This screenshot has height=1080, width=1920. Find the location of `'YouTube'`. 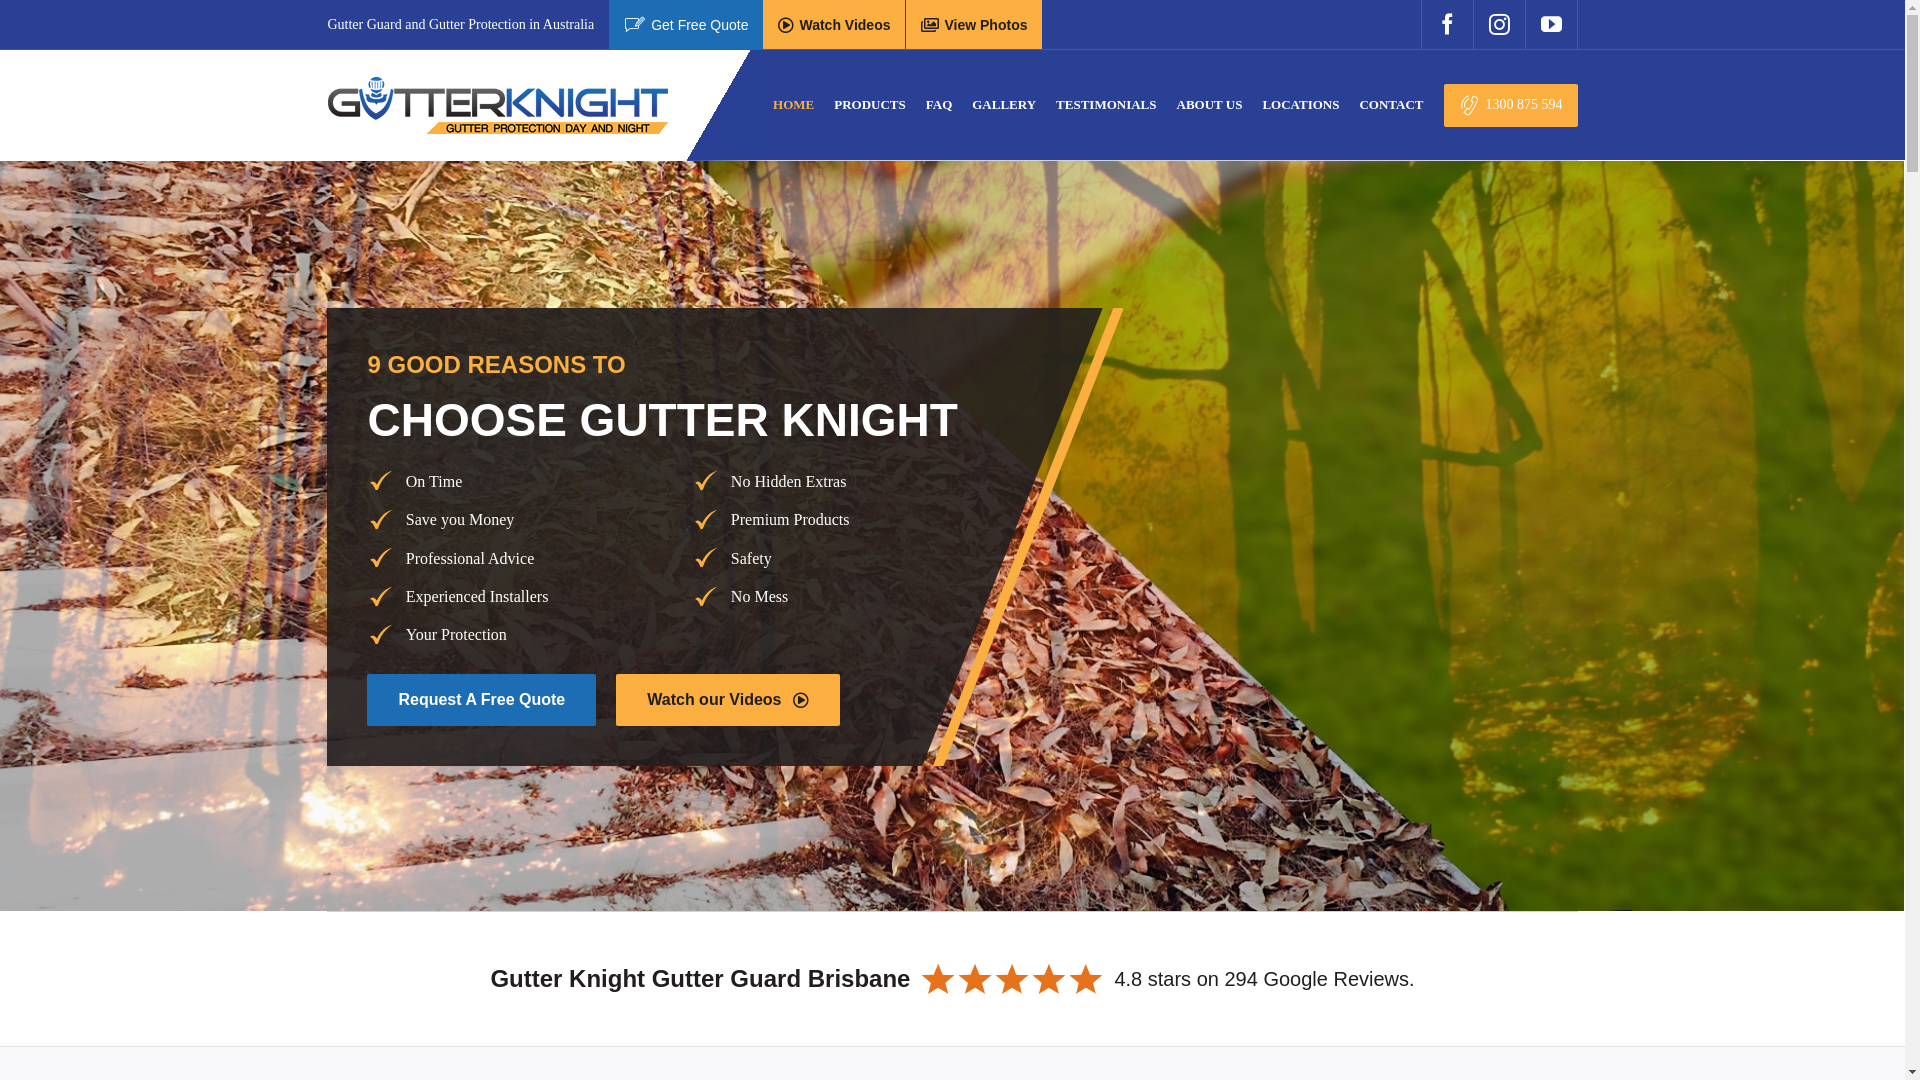

'YouTube' is located at coordinates (1550, 24).